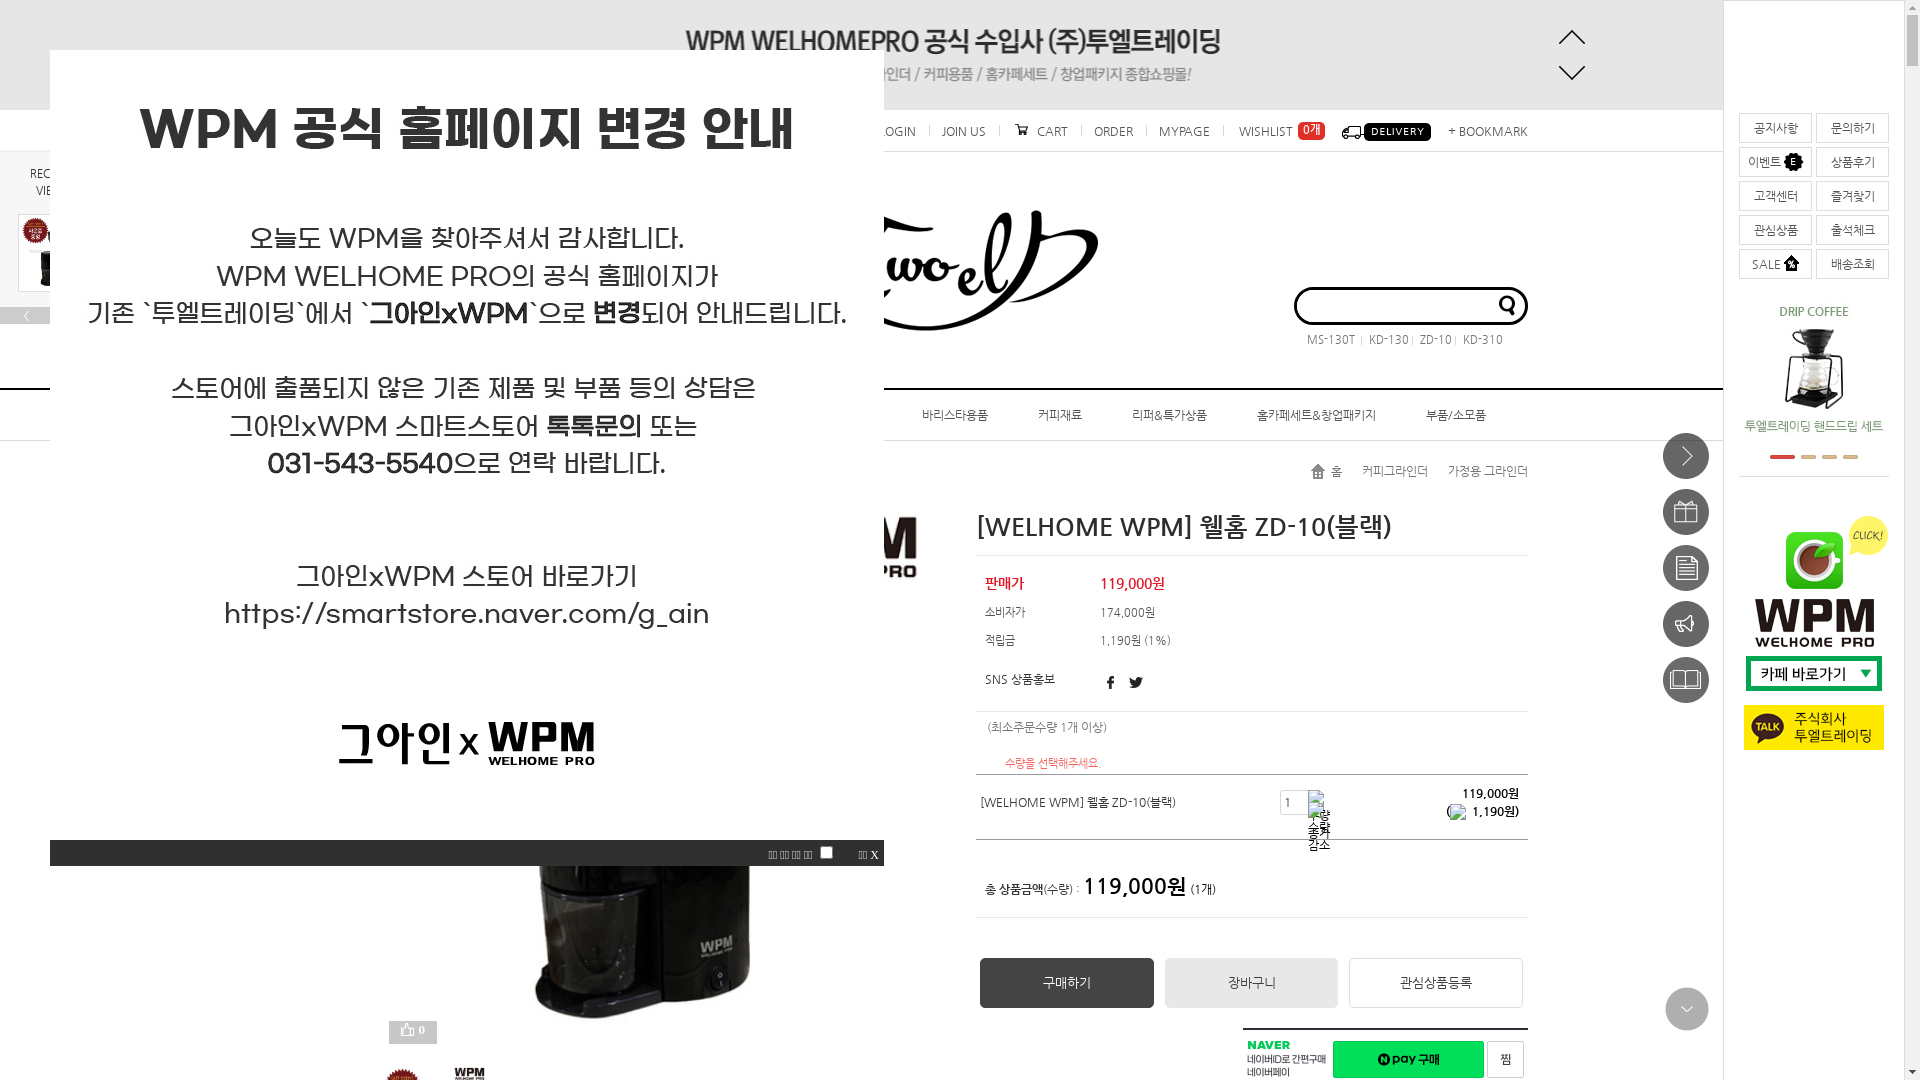 This screenshot has height=1080, width=1920. I want to click on ' JOIN US', so click(926, 131).